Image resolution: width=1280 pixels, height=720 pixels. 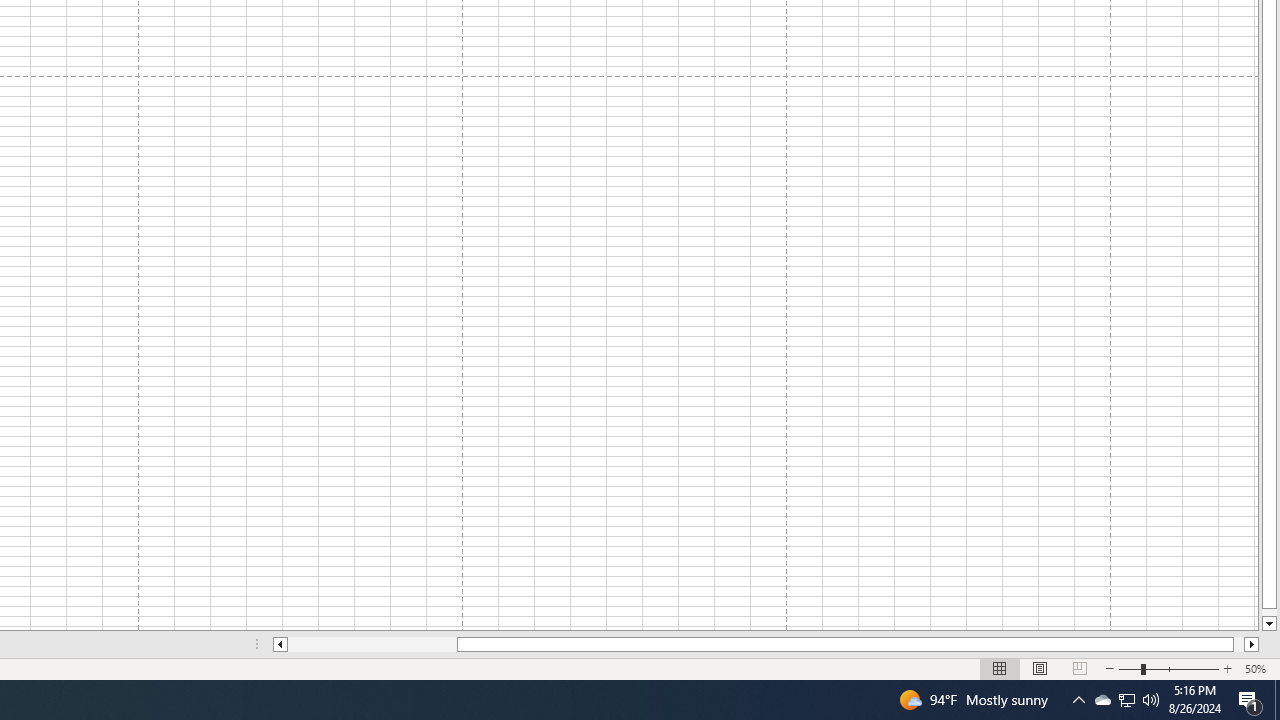 What do you see at coordinates (278, 644) in the screenshot?
I see `'Column left'` at bounding box center [278, 644].